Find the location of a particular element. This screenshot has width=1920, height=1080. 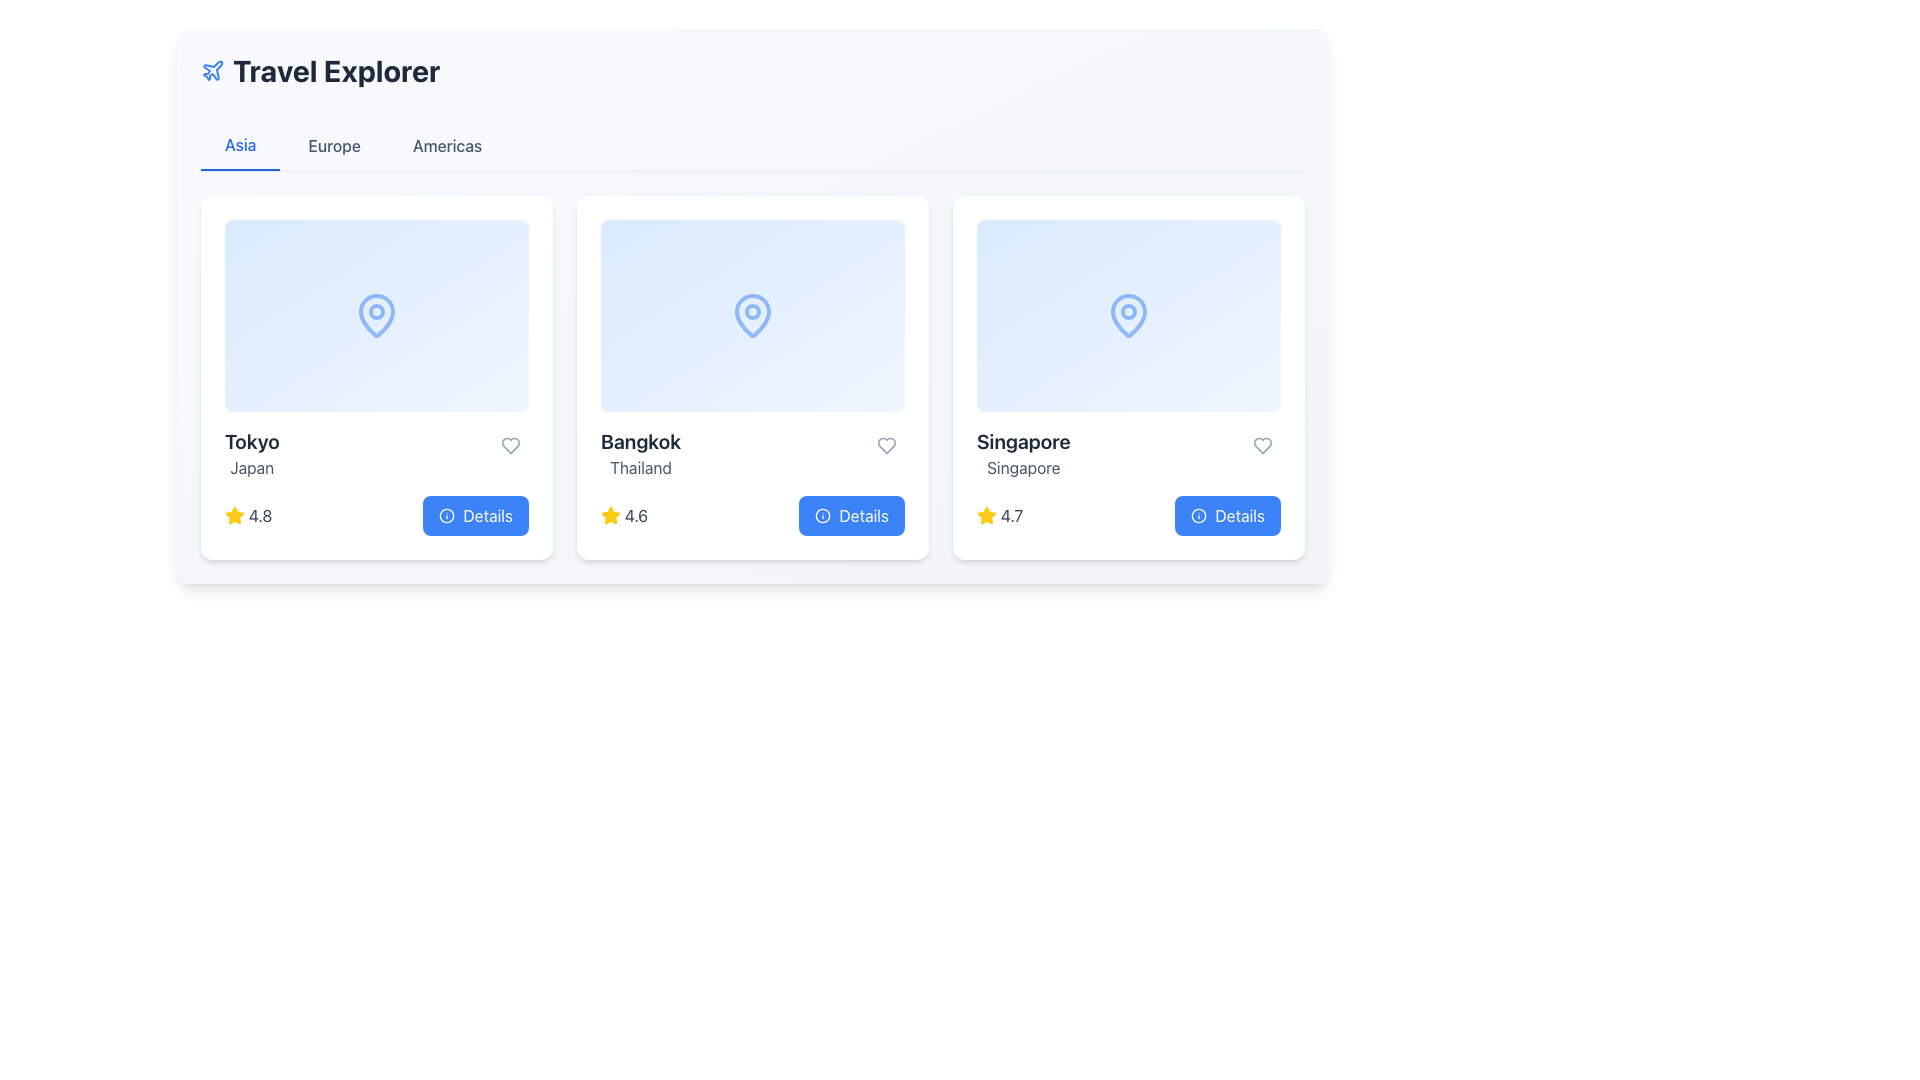

the information icon within the 'Details' button located at the bottom right corner of the travel destination card for 'Tokyo'. This icon is a blue circular SVG with an 'i' symbol, positioned to the left of the 'Details' text is located at coordinates (446, 515).